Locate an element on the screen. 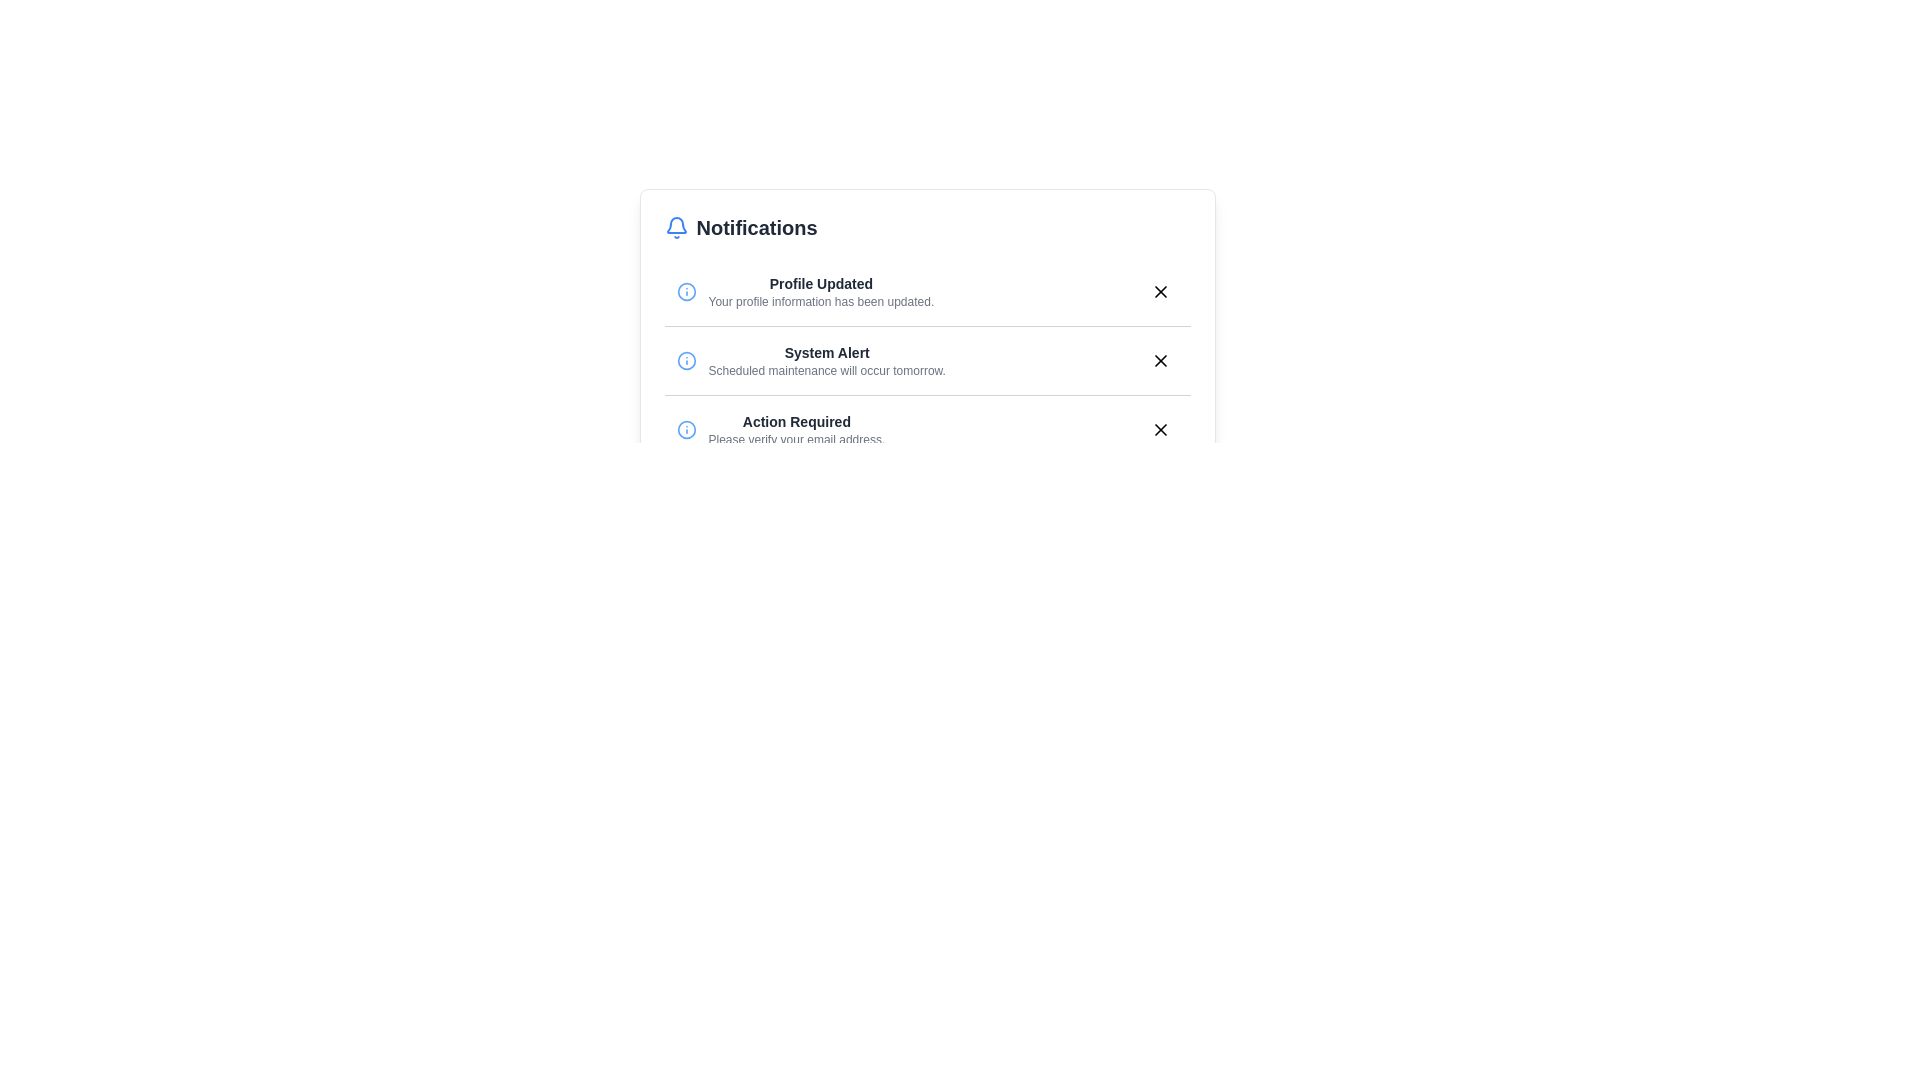  informational text block titled 'Profile Updated' which indicates that 'Your profile information has been updated.' is located at coordinates (821, 292).